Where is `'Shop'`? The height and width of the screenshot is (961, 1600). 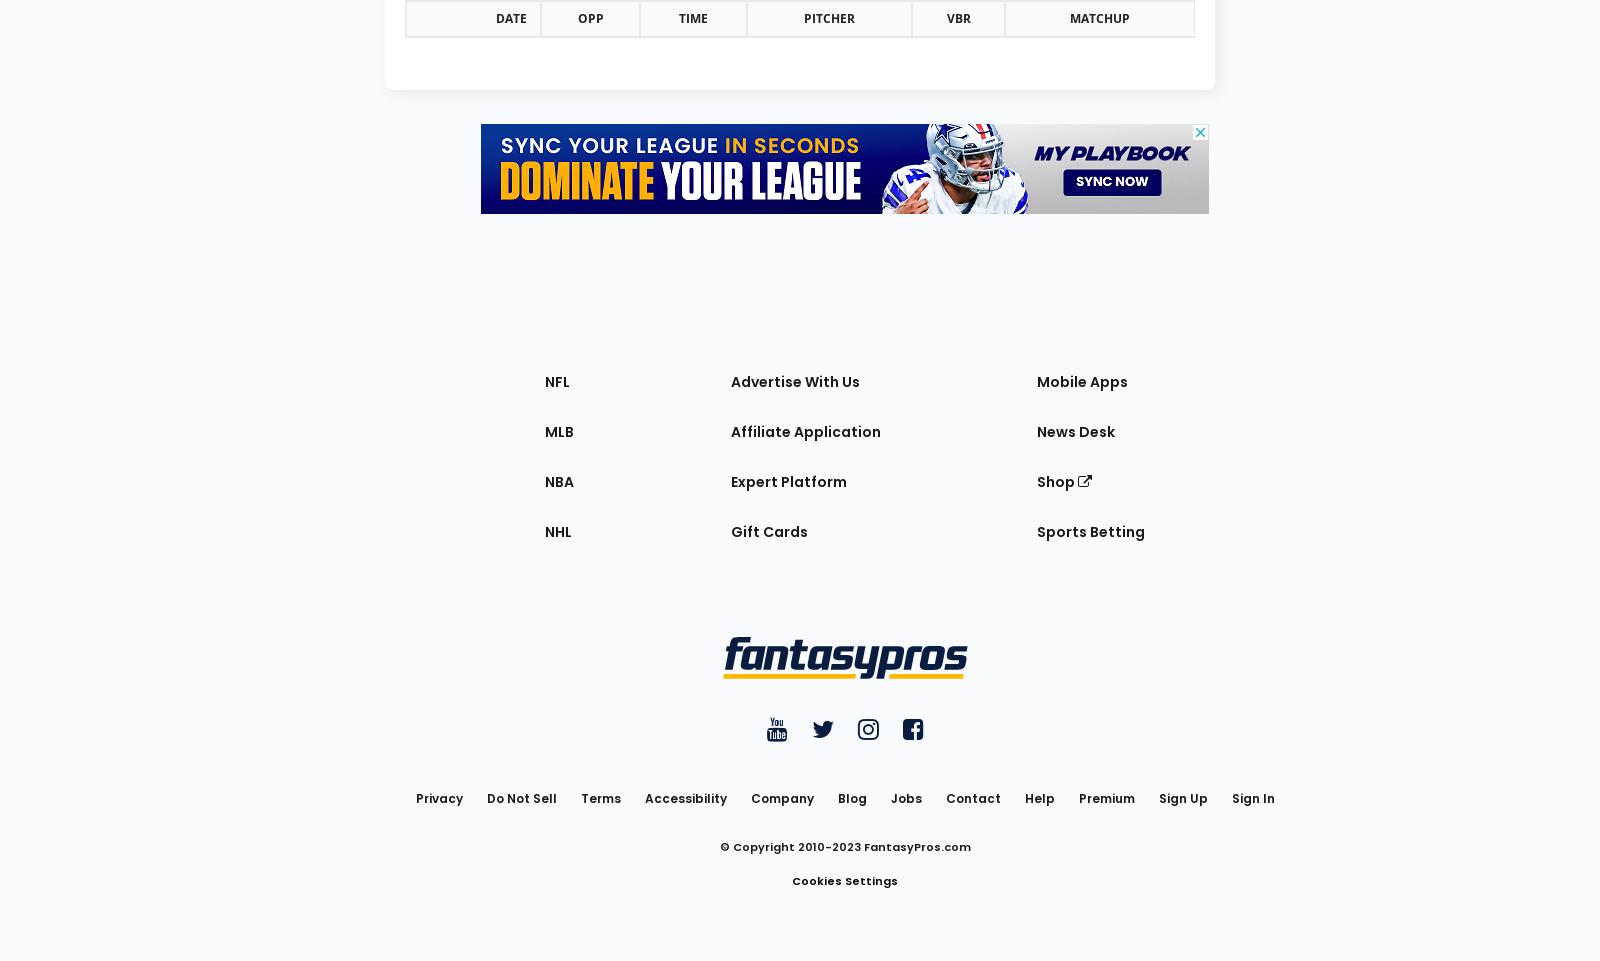
'Shop' is located at coordinates (1057, 479).